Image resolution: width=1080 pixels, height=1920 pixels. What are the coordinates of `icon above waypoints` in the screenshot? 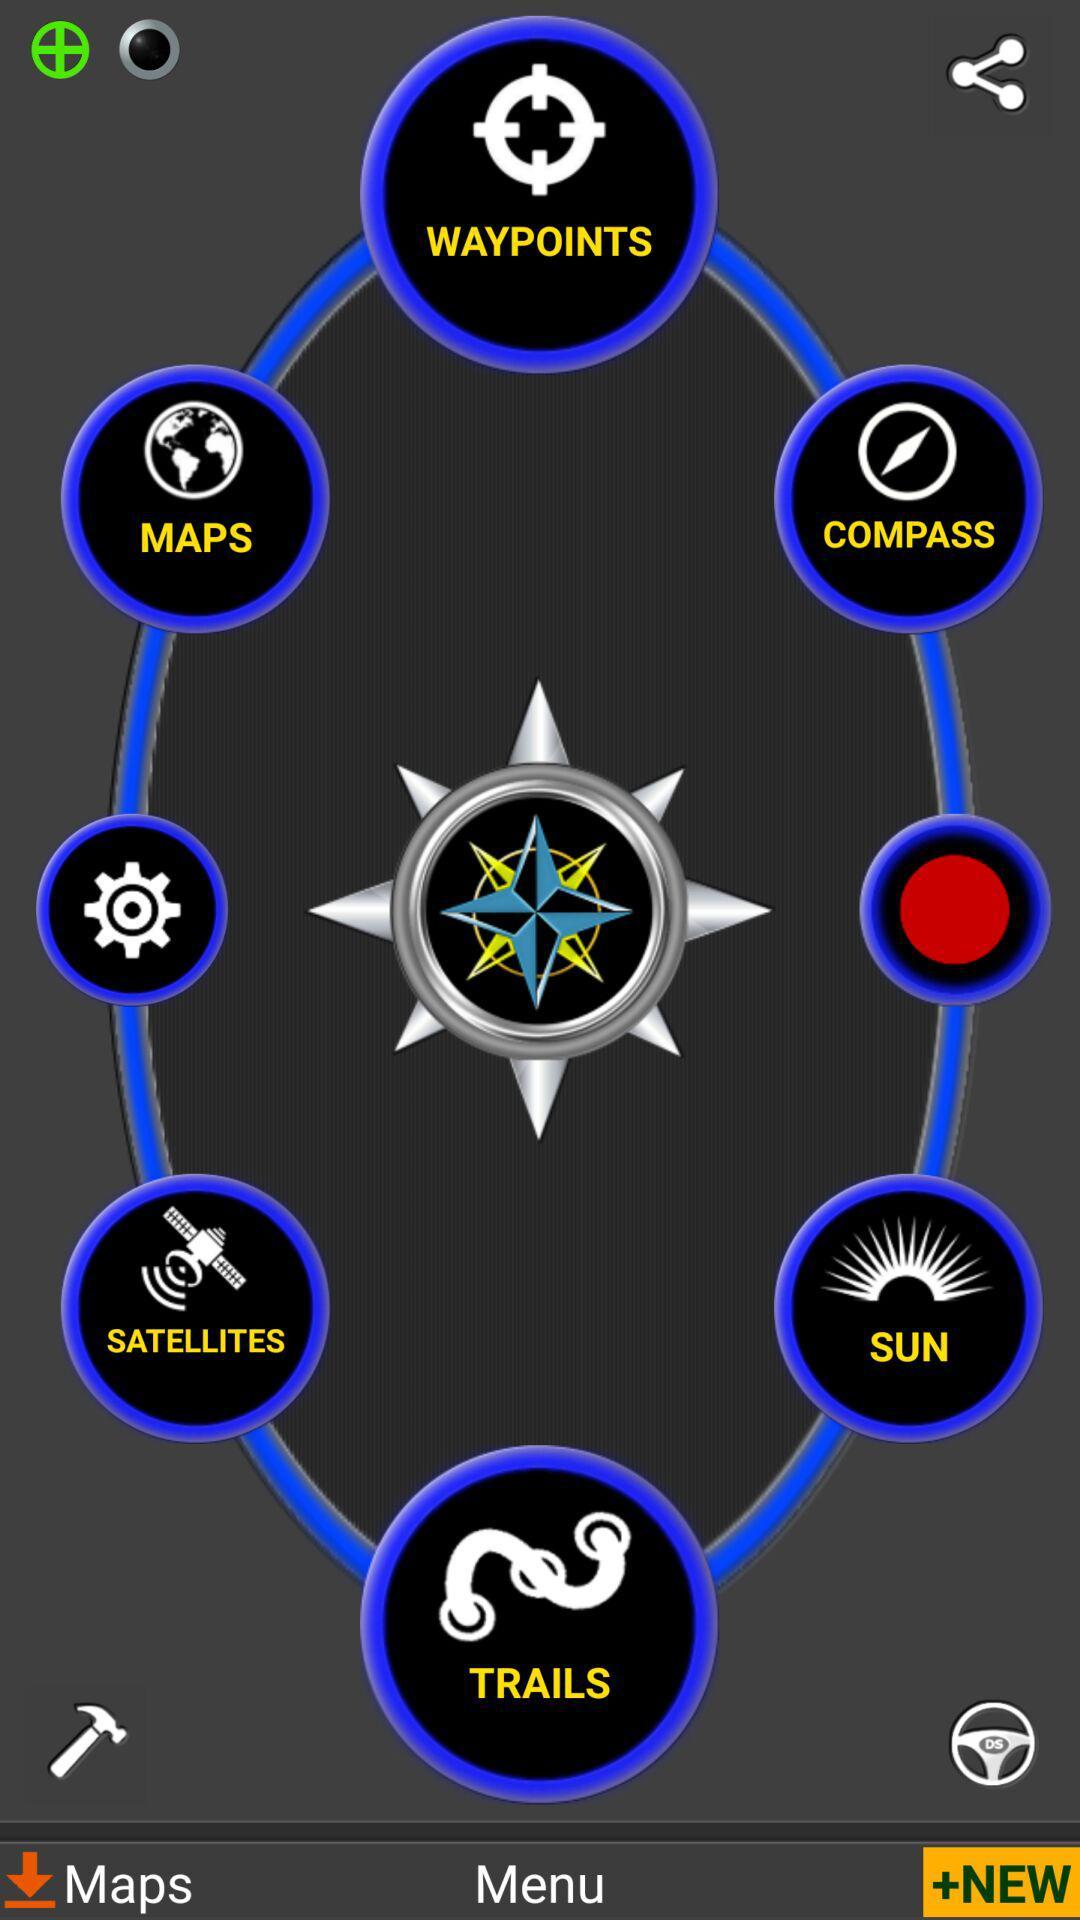 It's located at (538, 119).